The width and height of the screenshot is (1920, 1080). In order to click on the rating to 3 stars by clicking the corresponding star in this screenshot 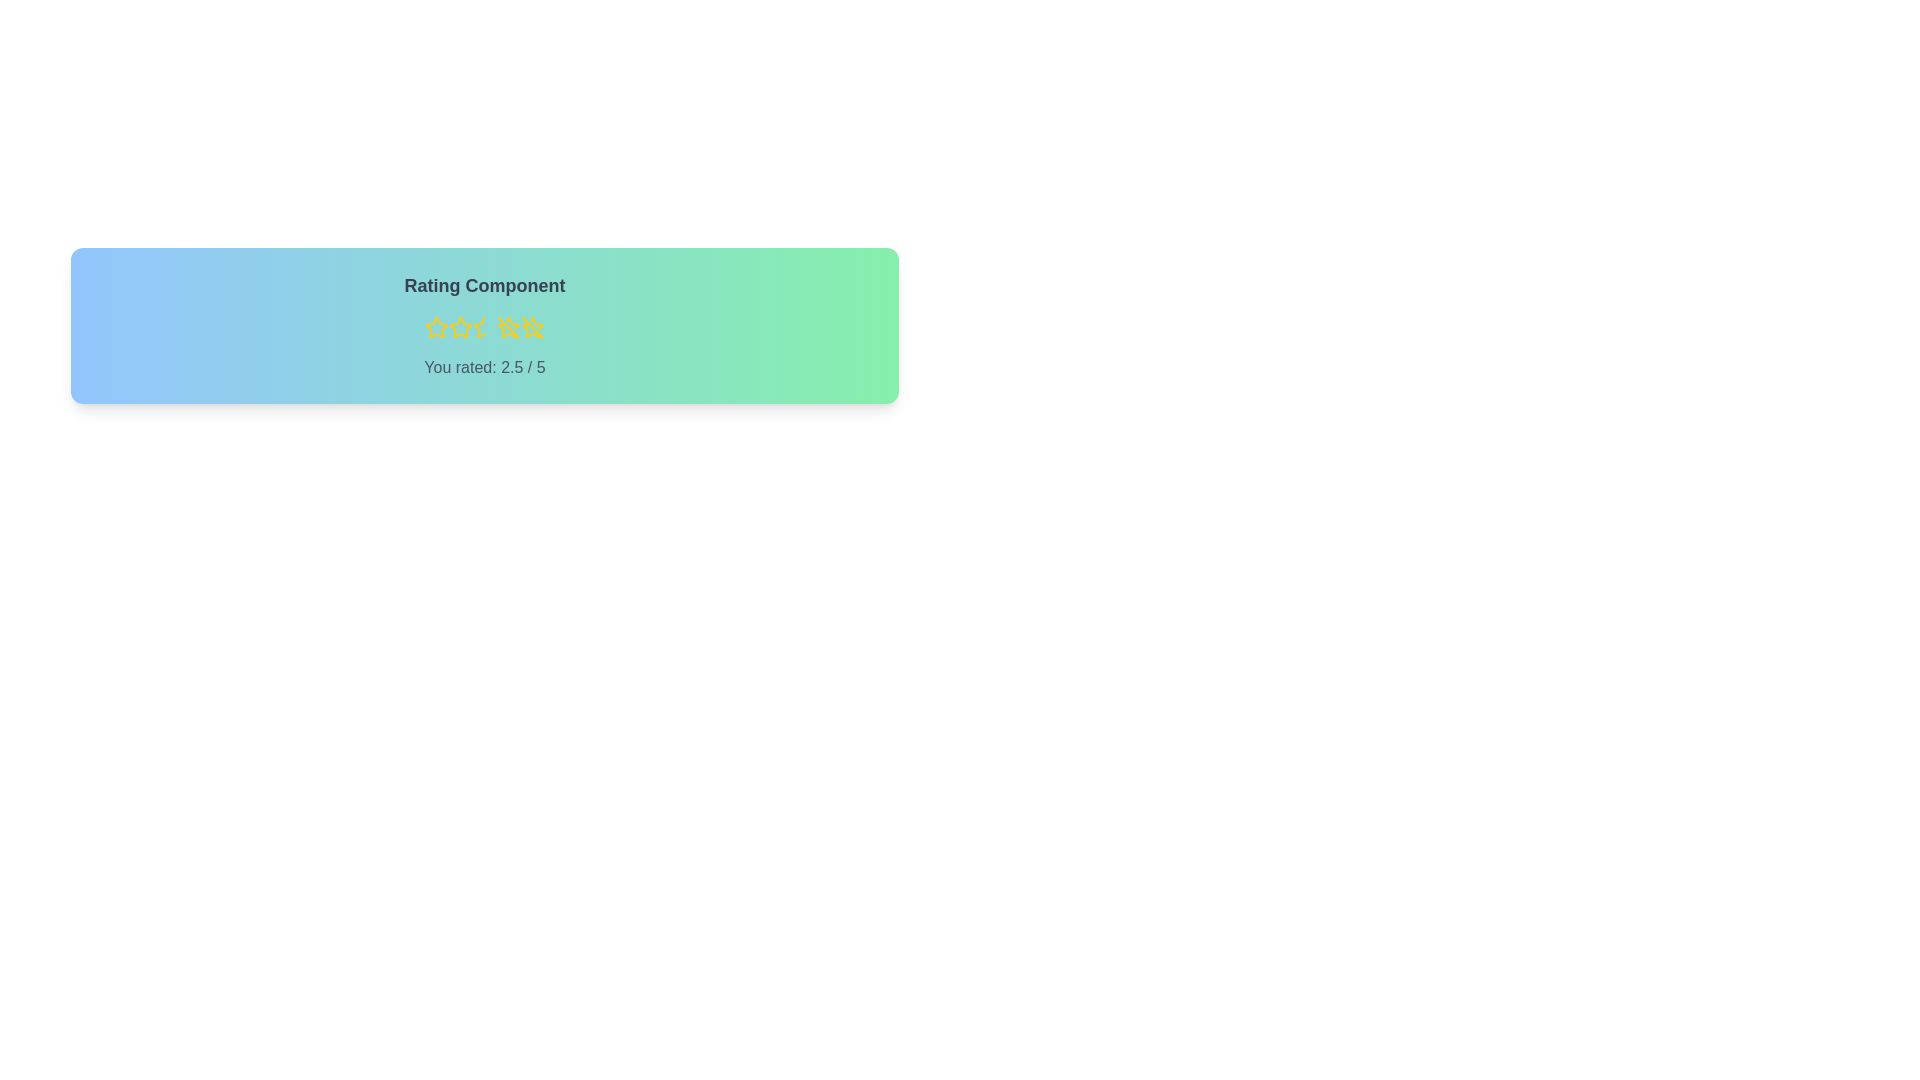, I will do `click(484, 326)`.